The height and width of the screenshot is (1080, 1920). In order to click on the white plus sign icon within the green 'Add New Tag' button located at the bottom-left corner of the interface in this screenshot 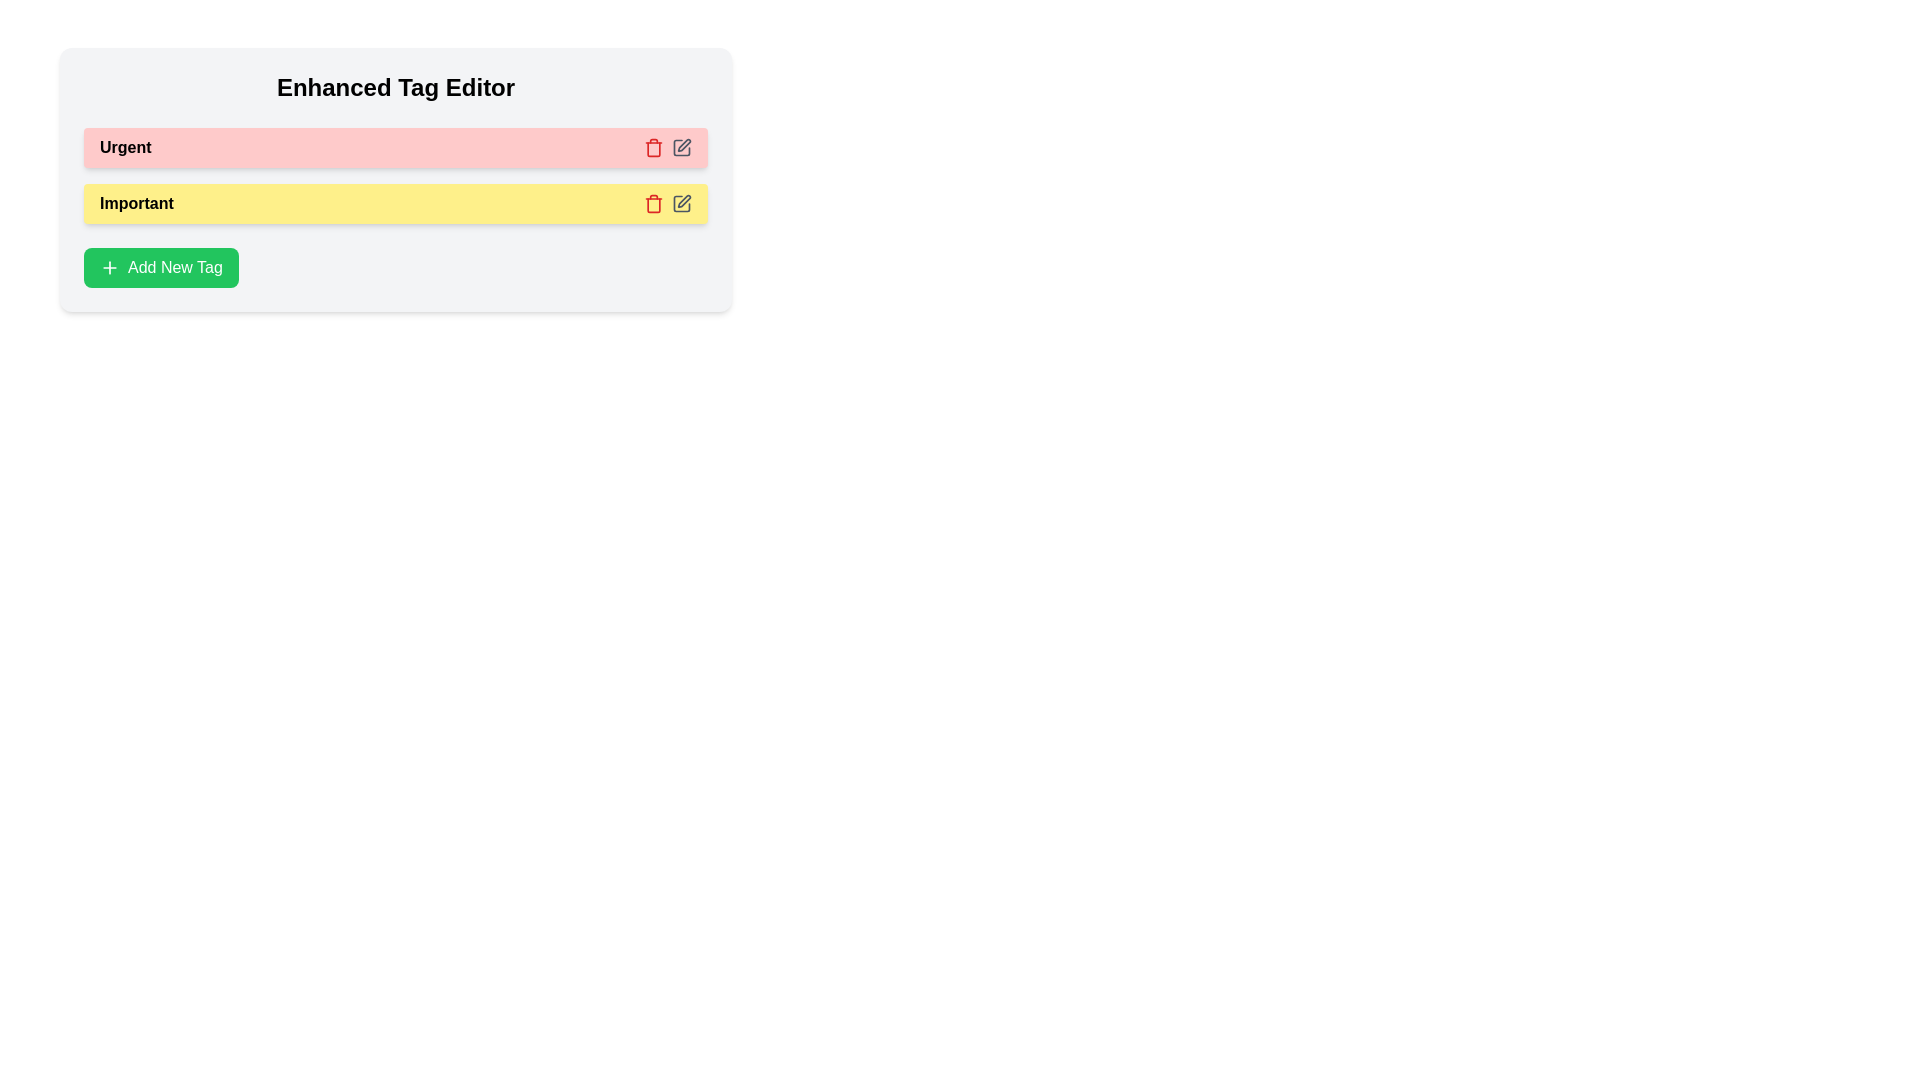, I will do `click(109, 266)`.